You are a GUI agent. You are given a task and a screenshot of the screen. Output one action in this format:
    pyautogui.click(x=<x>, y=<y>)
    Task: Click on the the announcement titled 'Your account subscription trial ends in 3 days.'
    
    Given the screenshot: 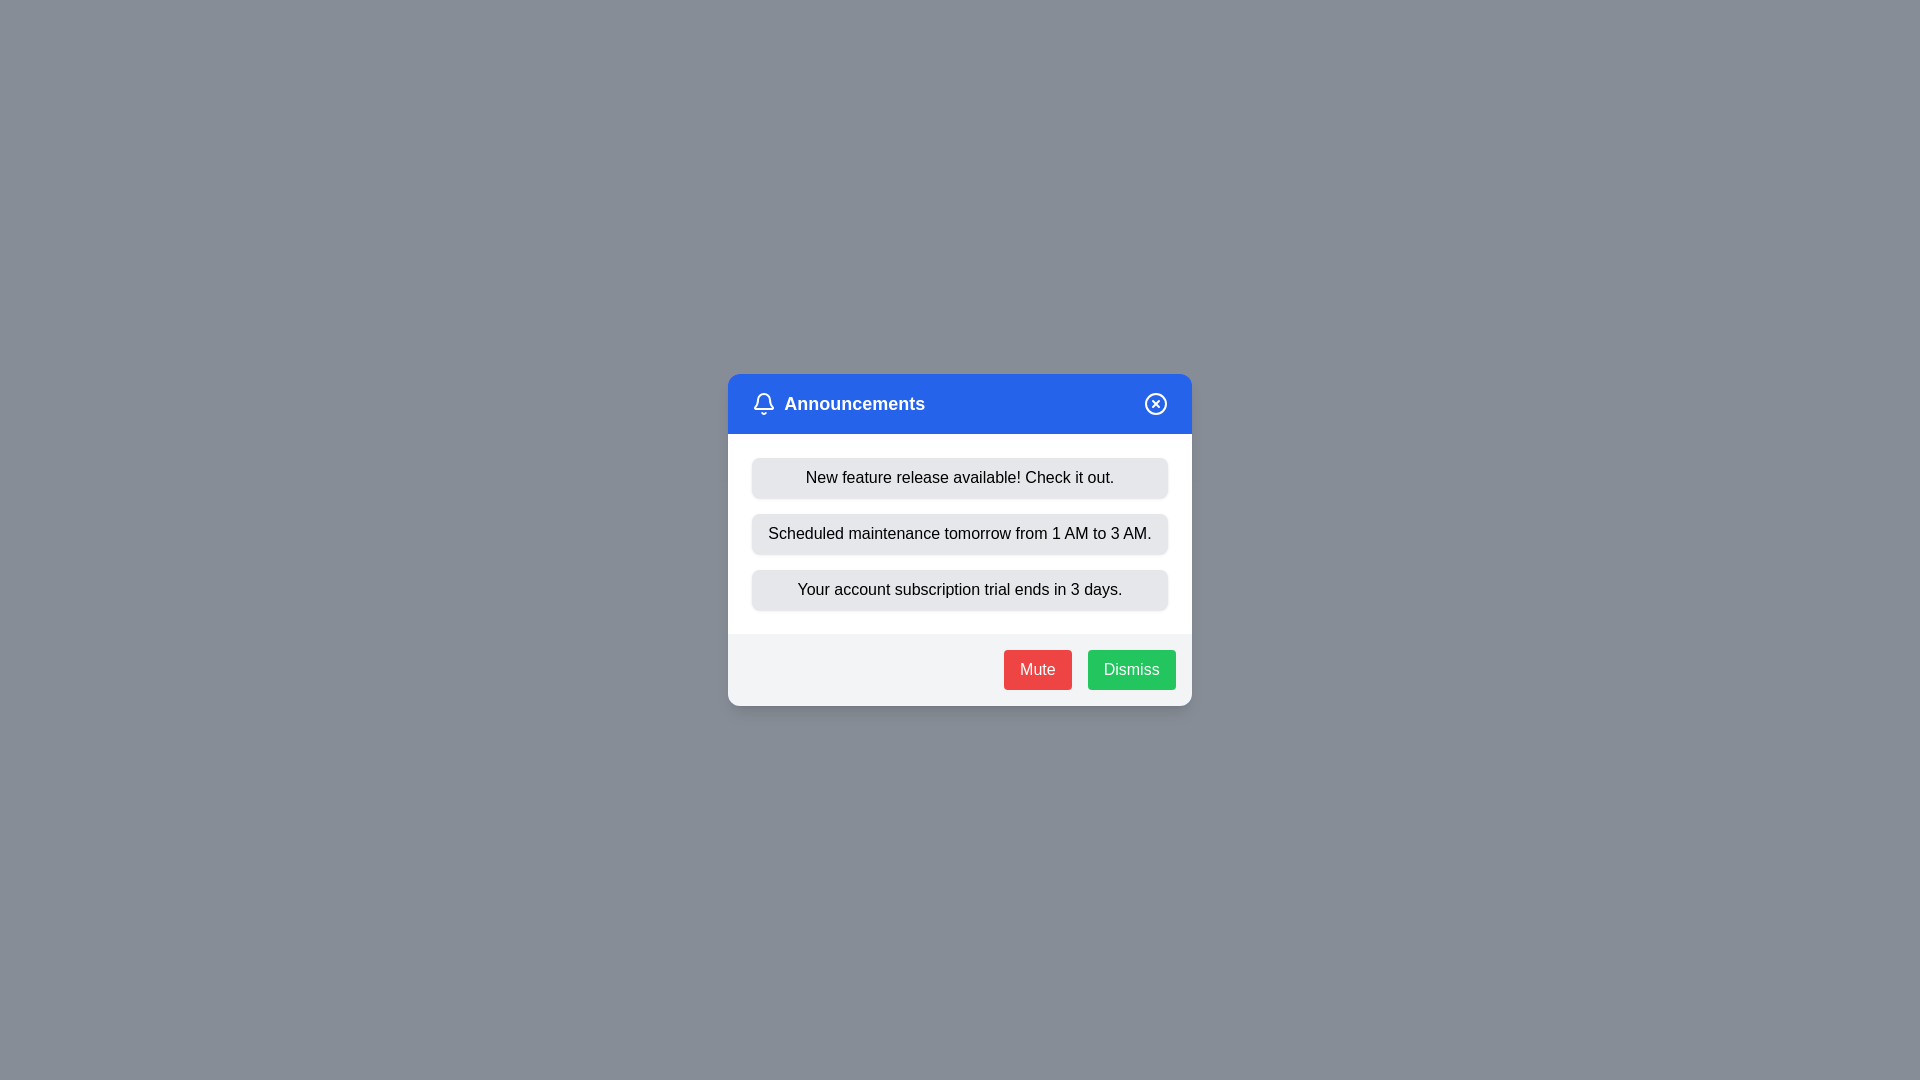 What is the action you would take?
    pyautogui.click(x=960, y=589)
    